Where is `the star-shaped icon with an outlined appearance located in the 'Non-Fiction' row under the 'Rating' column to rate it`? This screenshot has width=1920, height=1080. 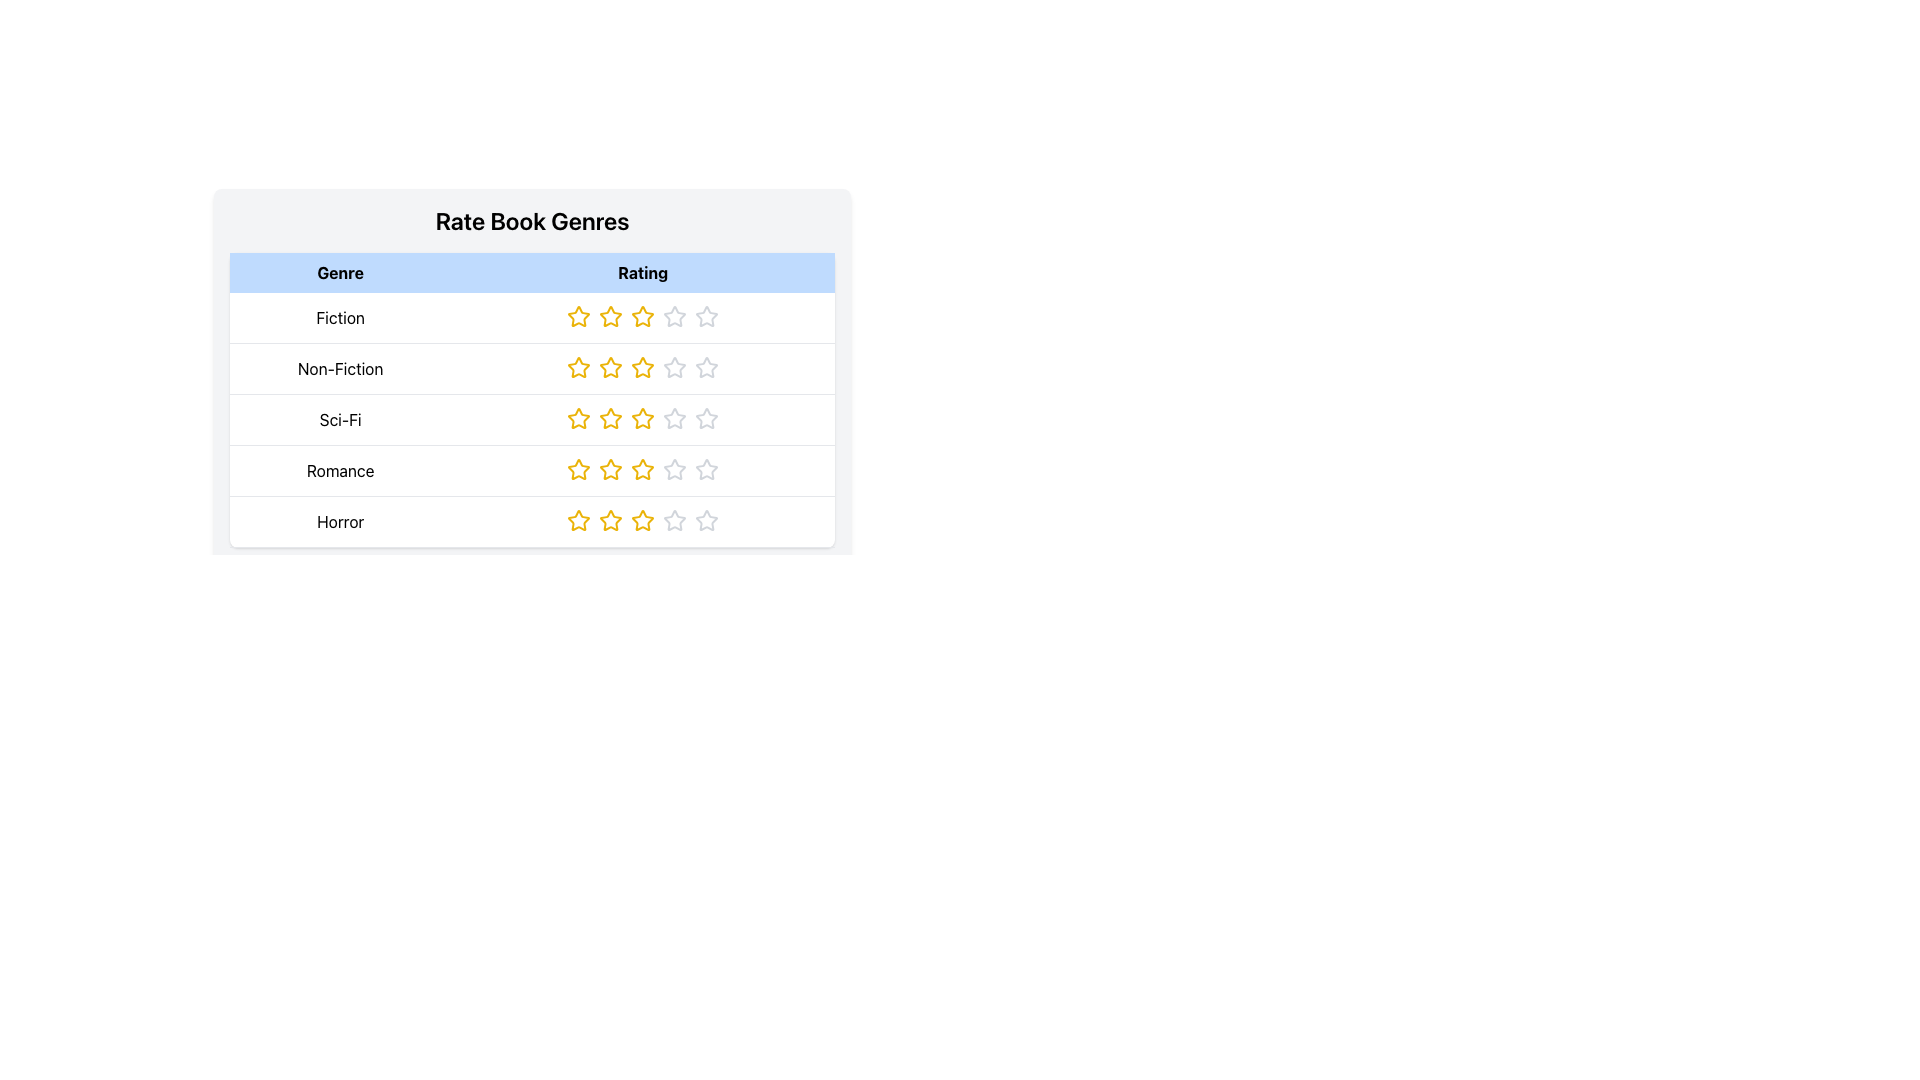
the star-shaped icon with an outlined appearance located in the 'Non-Fiction' row under the 'Rating' column to rate it is located at coordinates (643, 367).